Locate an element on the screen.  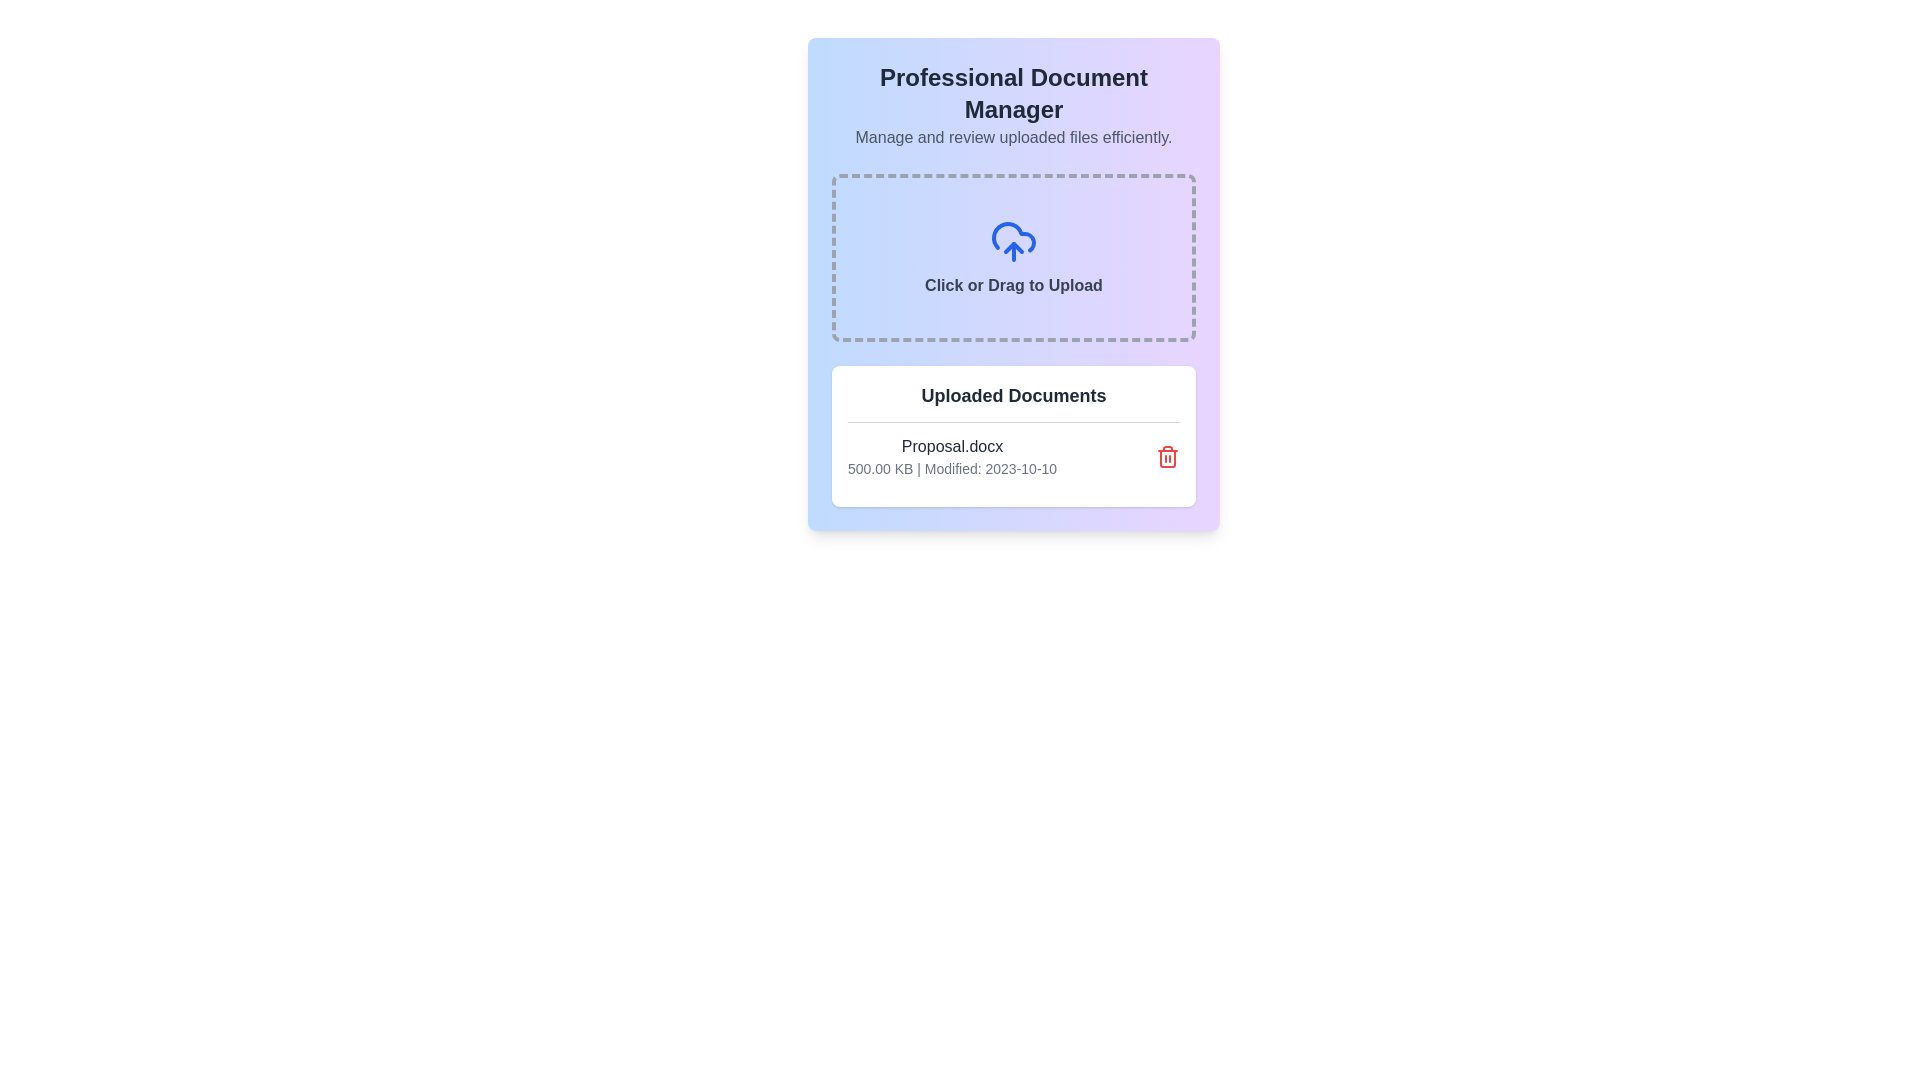
the upload icon located in the 'Click or Drag to Upload' section, which is visually represented to indicate the upload functionality is located at coordinates (1013, 241).